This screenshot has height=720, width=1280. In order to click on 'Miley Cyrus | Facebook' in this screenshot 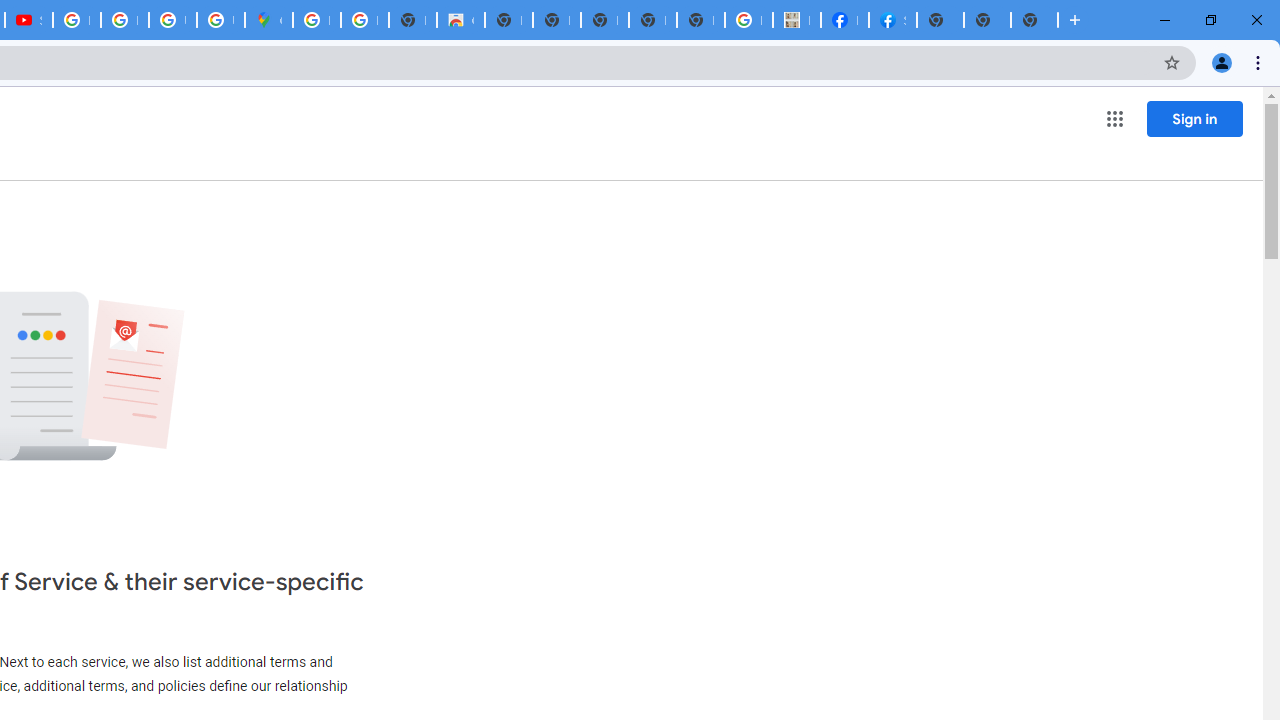, I will do `click(844, 20)`.